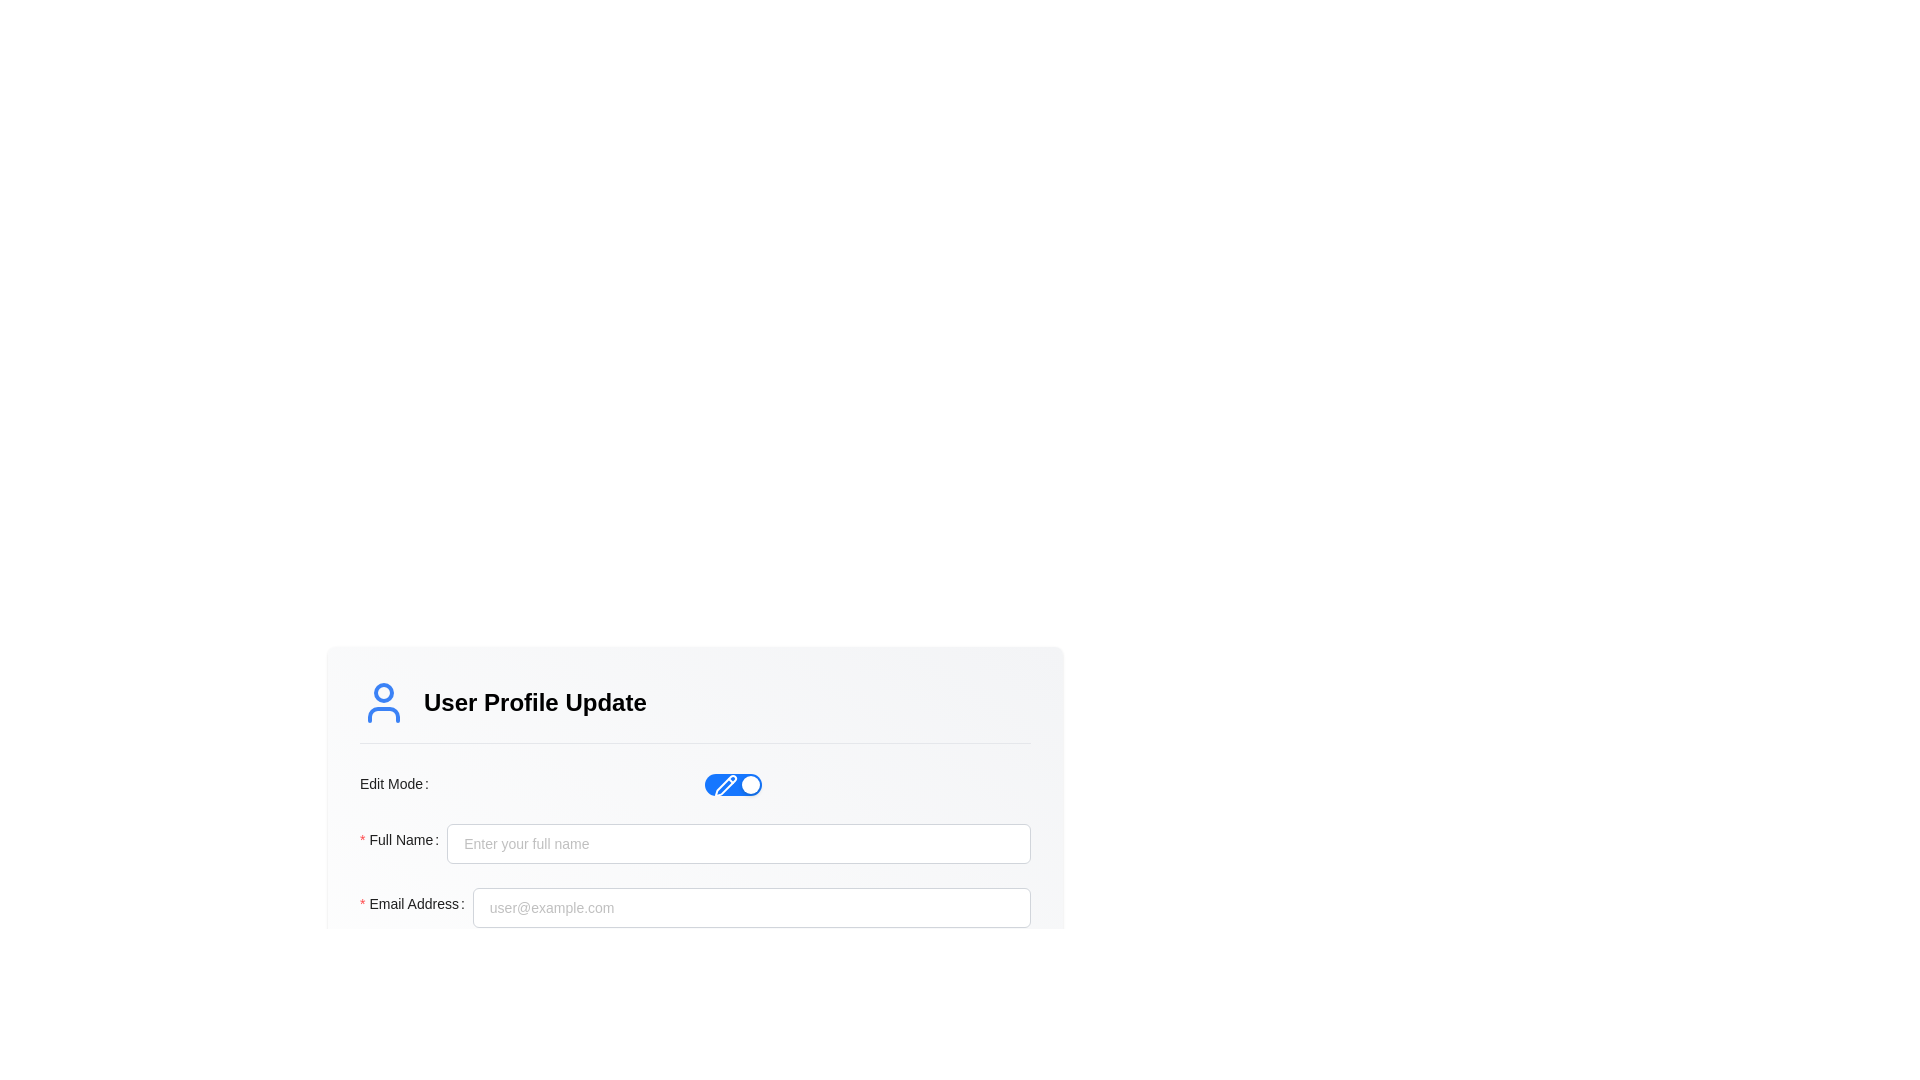 The width and height of the screenshot is (1920, 1080). I want to click on the email input field label in the 'User Profile Update' form, which is located below the 'Full Name' field label and to the left of the email input box, so click(415, 903).